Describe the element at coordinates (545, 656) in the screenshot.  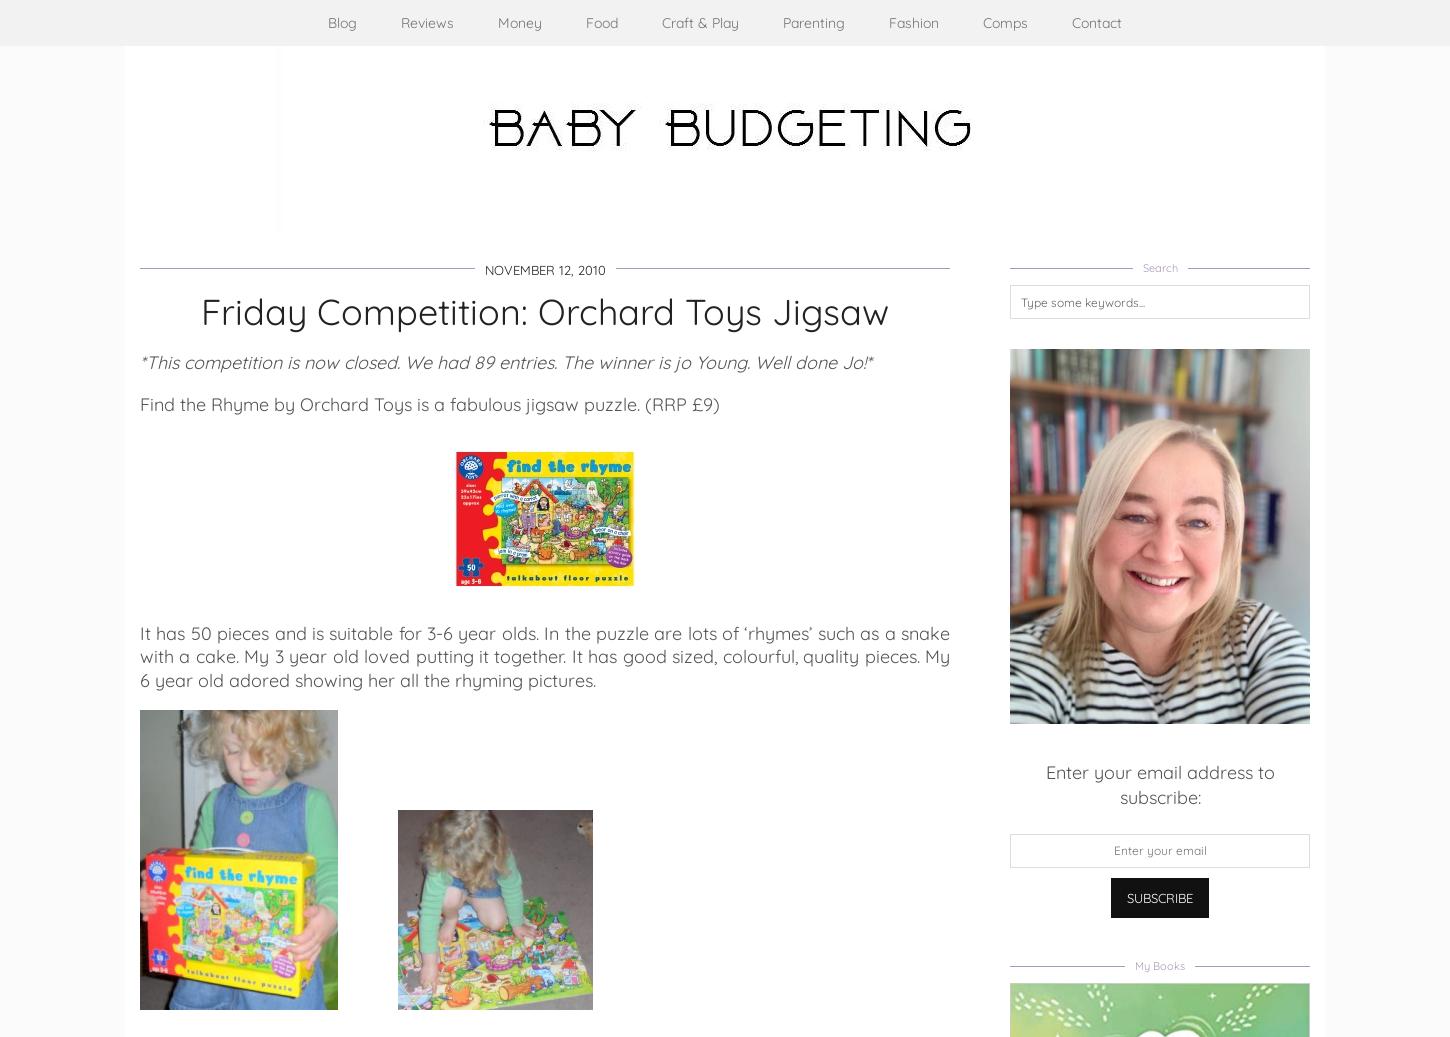
I see `'It has 50 pieces and is suitable for 3-6 year olds. In the puzzle are lots of ‘rhymes’ such as a snake with a cake. My 3 year old loved putting it together. It has good sized, colourful, quality pieces. My 6 year old adored showing her all the rhyming pictures.'` at that location.